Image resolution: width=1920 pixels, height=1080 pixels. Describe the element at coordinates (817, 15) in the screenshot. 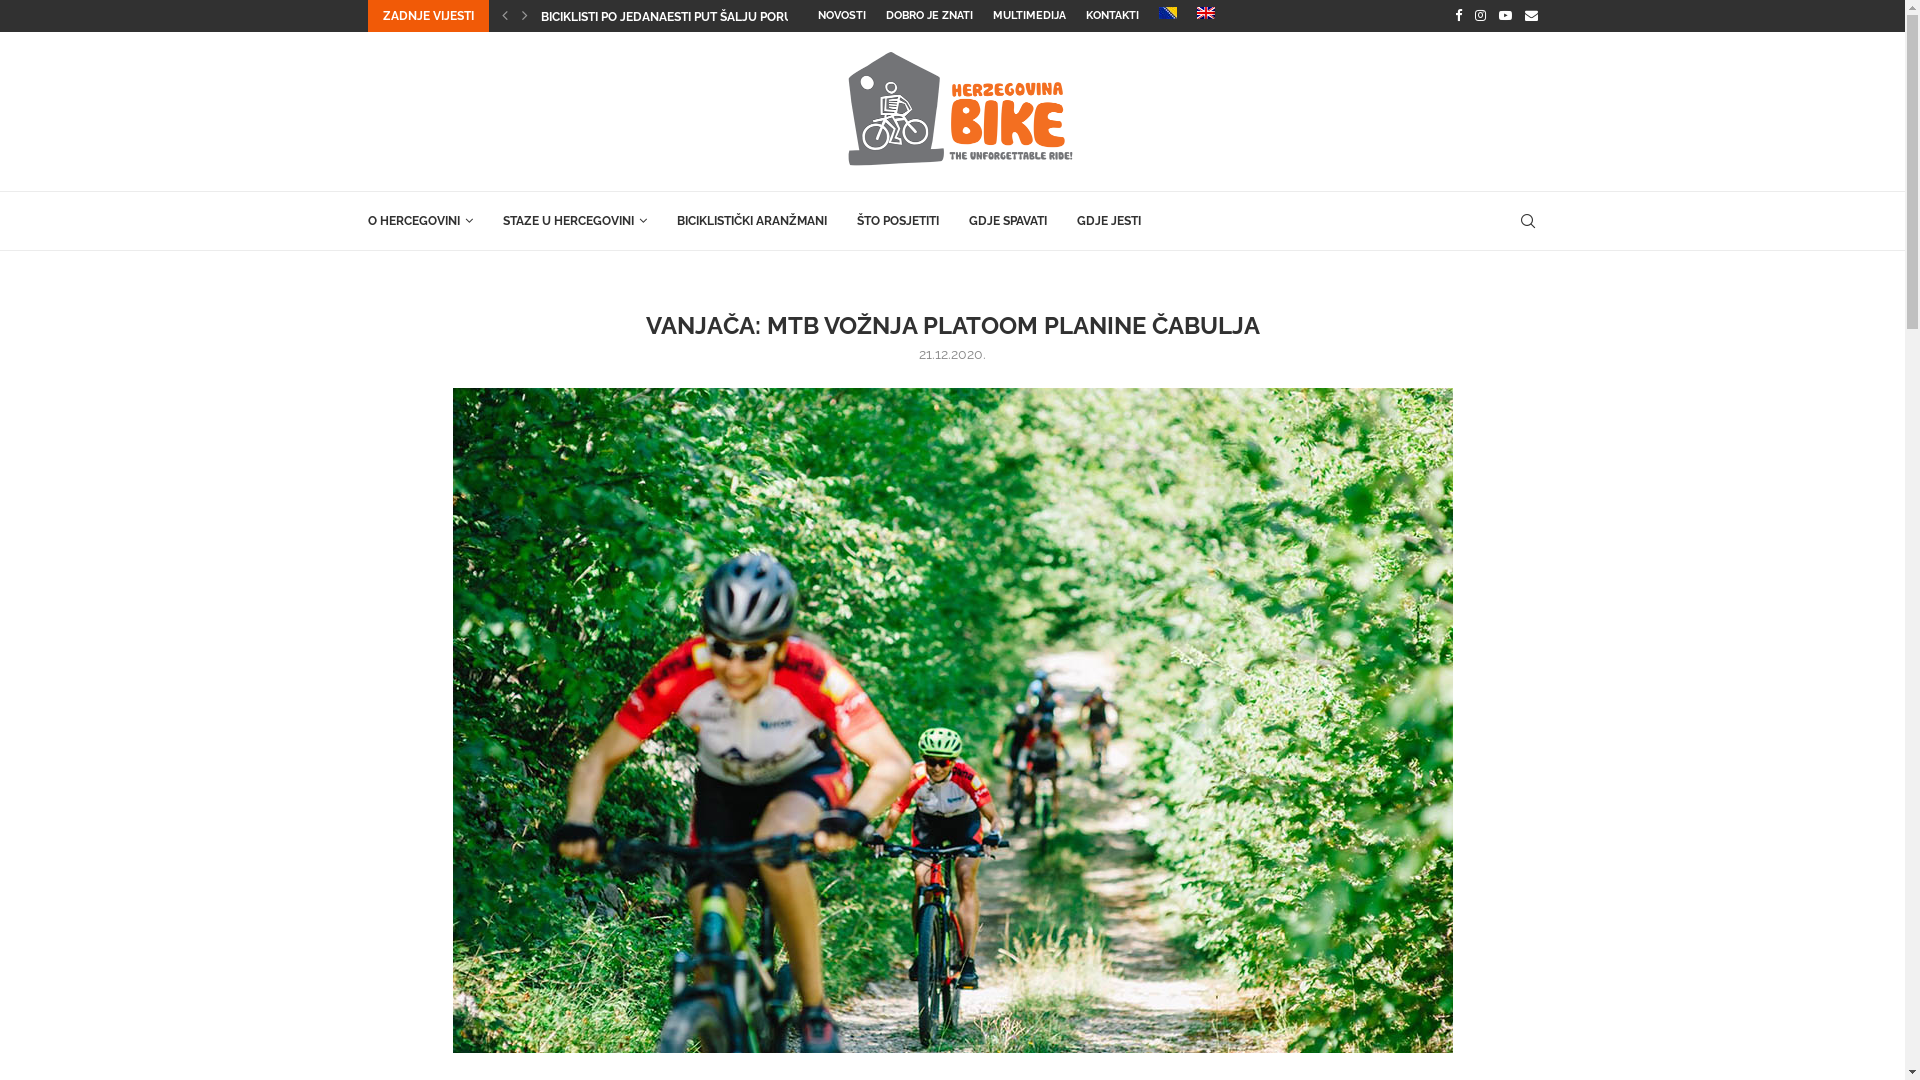

I see `'NOVOSTI'` at that location.